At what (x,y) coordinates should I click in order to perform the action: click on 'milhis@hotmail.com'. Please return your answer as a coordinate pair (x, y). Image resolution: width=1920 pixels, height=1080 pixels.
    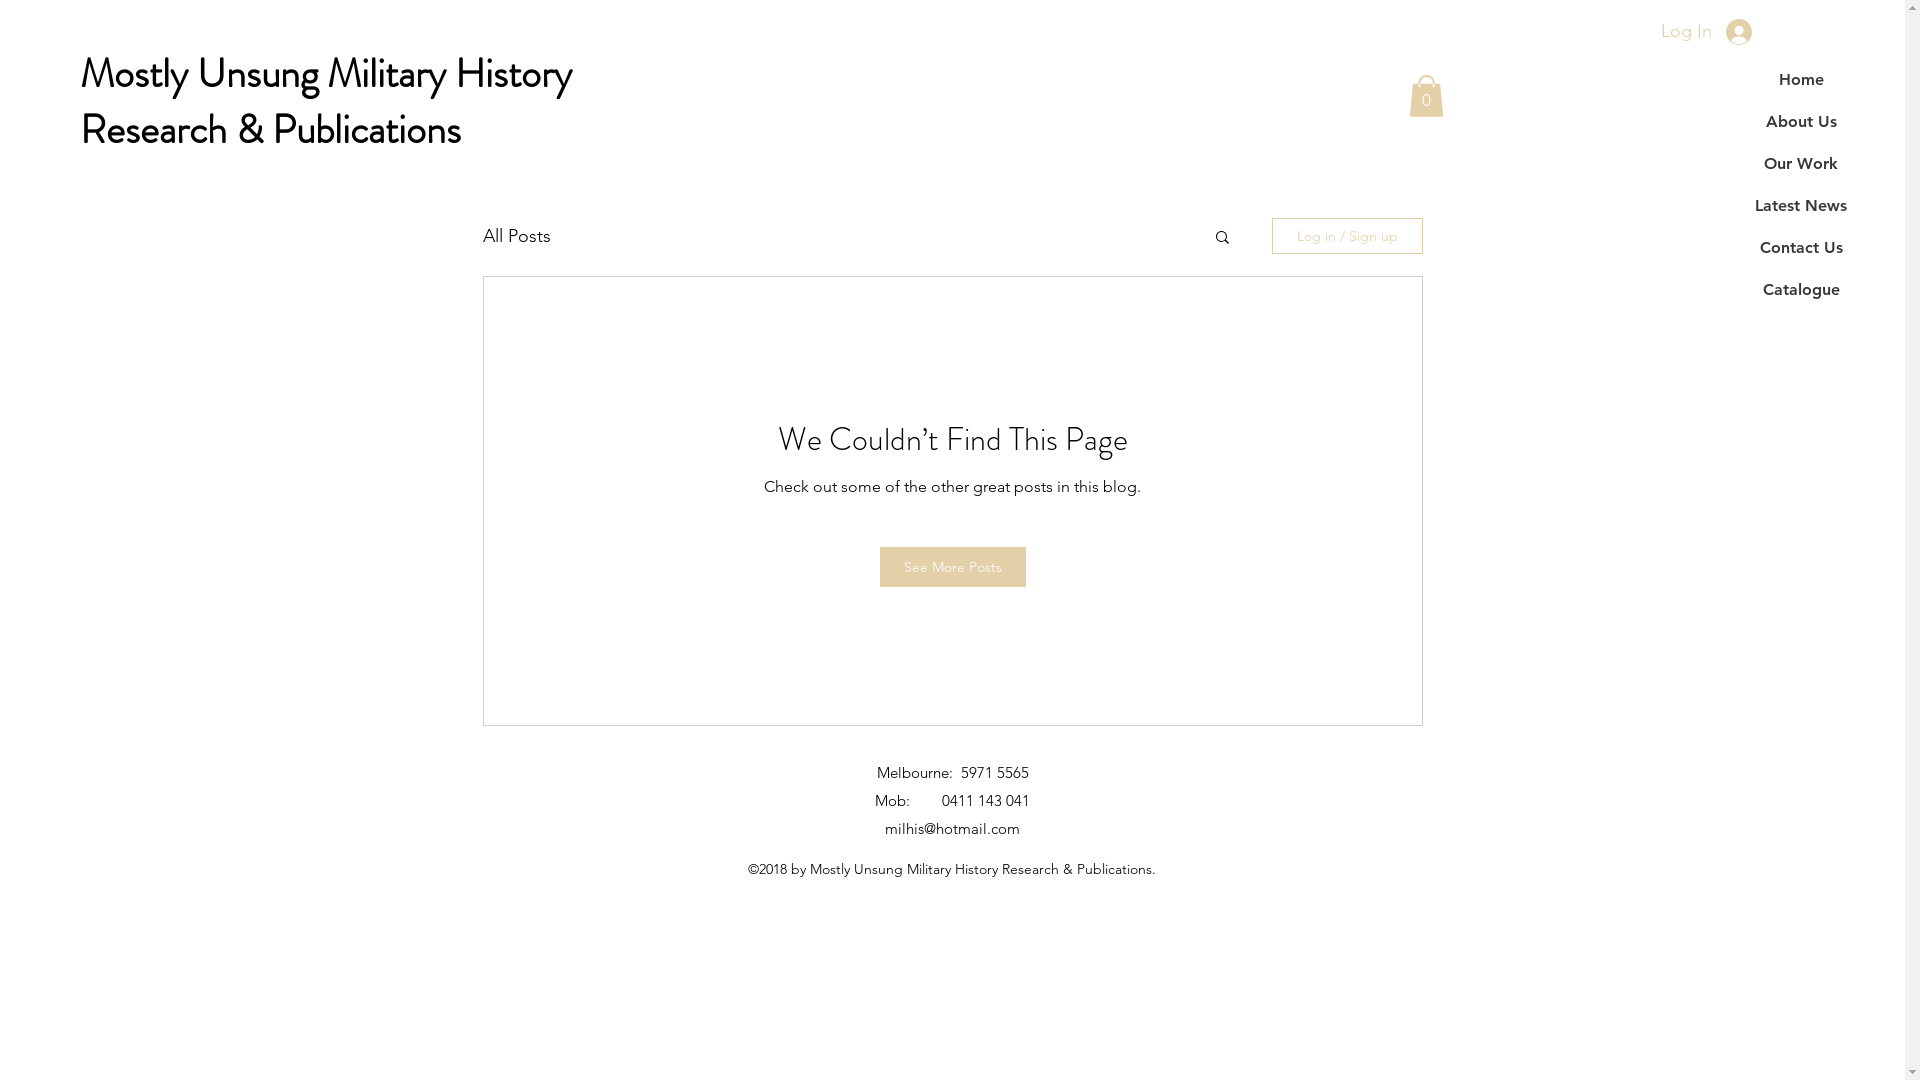
    Looking at the image, I should click on (951, 828).